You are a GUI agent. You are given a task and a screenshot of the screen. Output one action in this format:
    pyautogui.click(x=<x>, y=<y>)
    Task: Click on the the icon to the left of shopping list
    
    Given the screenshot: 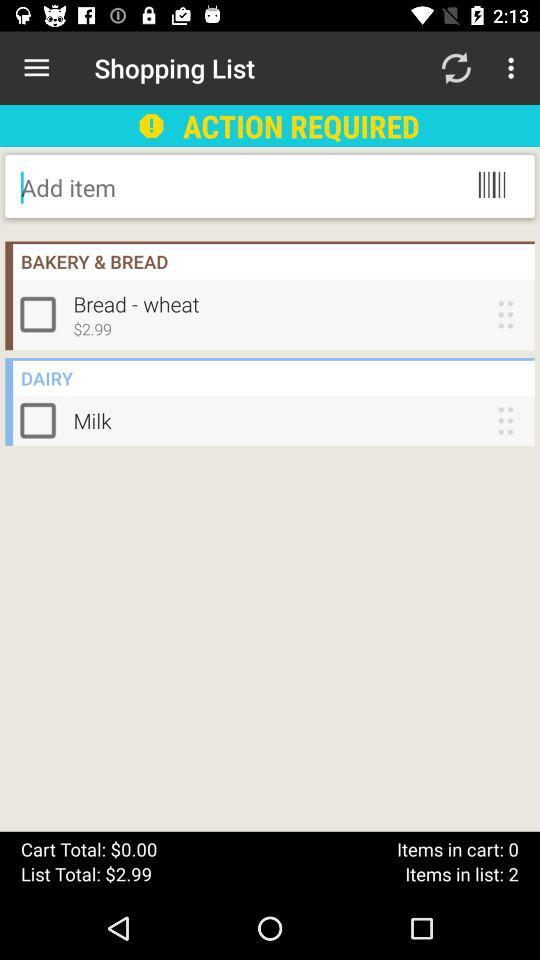 What is the action you would take?
    pyautogui.click(x=36, y=68)
    